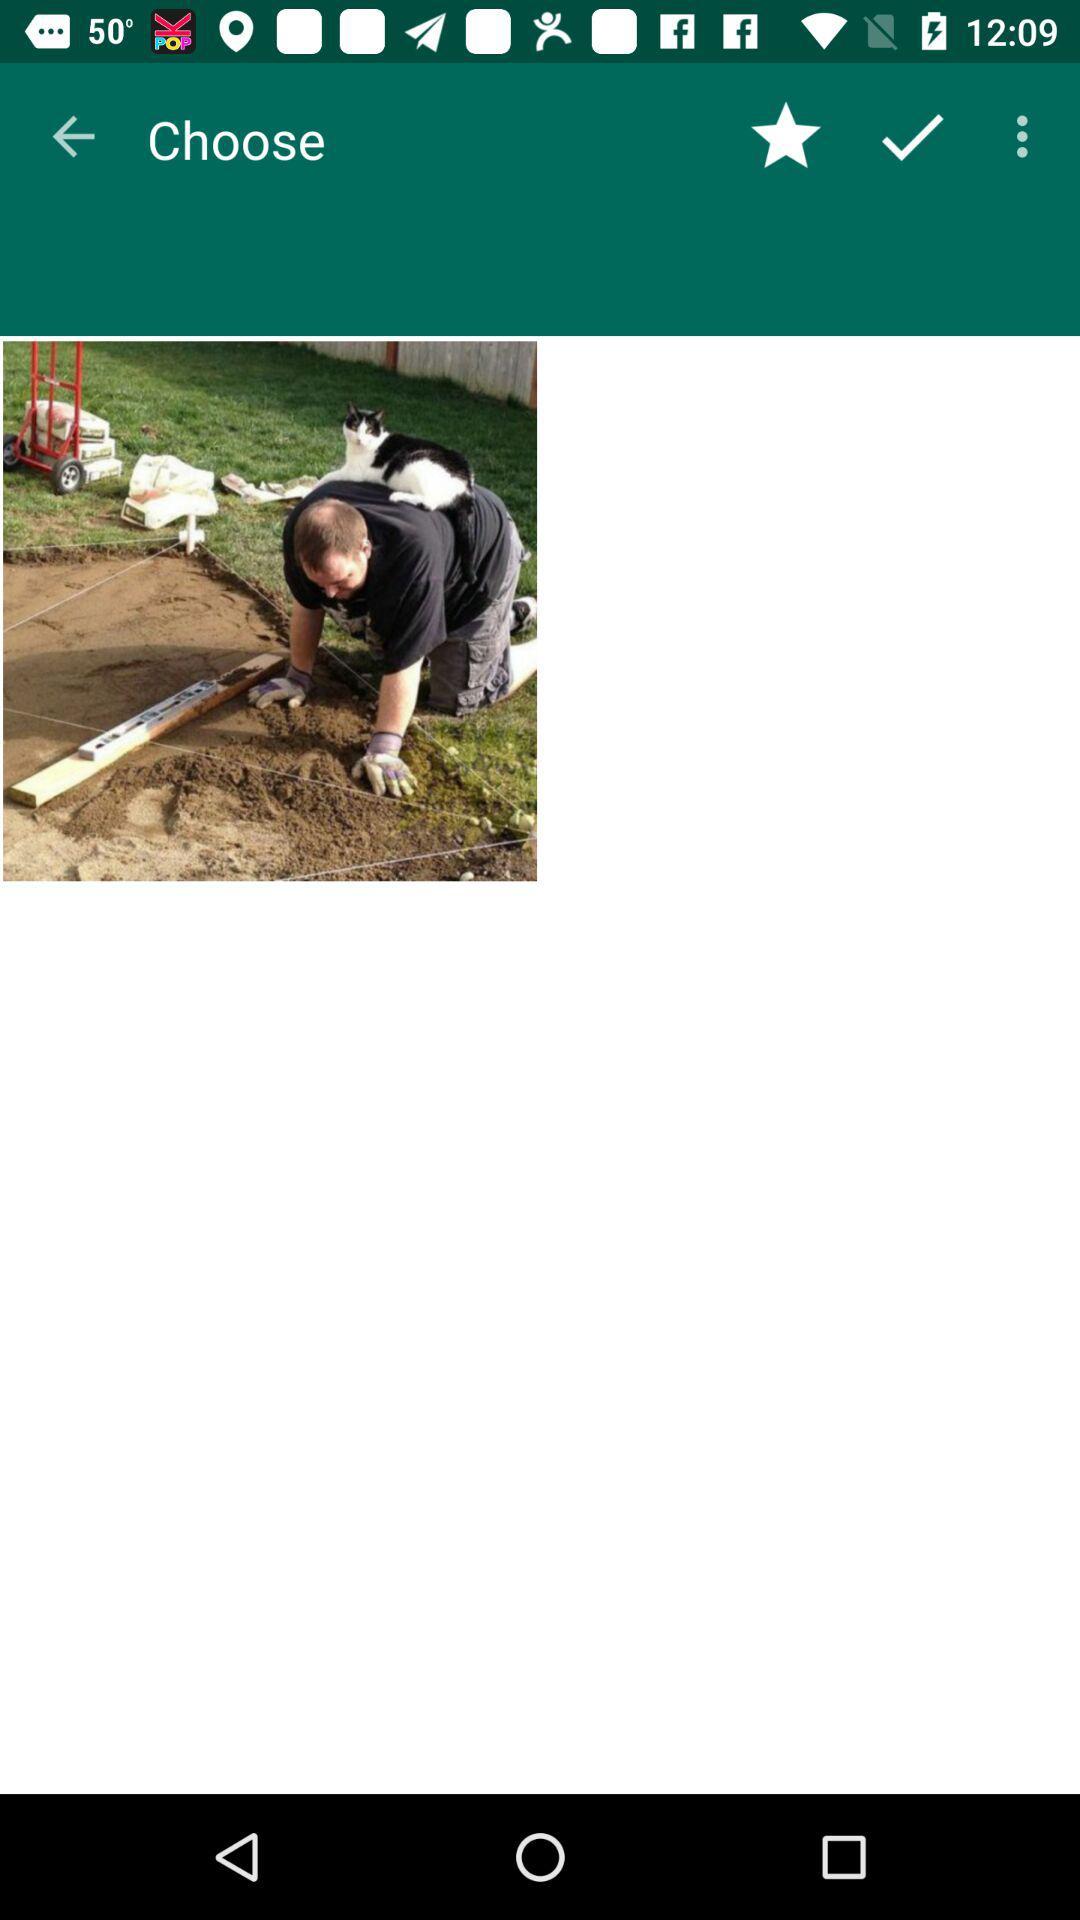 The width and height of the screenshot is (1080, 1920). Describe the element at coordinates (72, 135) in the screenshot. I see `the item to the left of the choose` at that location.